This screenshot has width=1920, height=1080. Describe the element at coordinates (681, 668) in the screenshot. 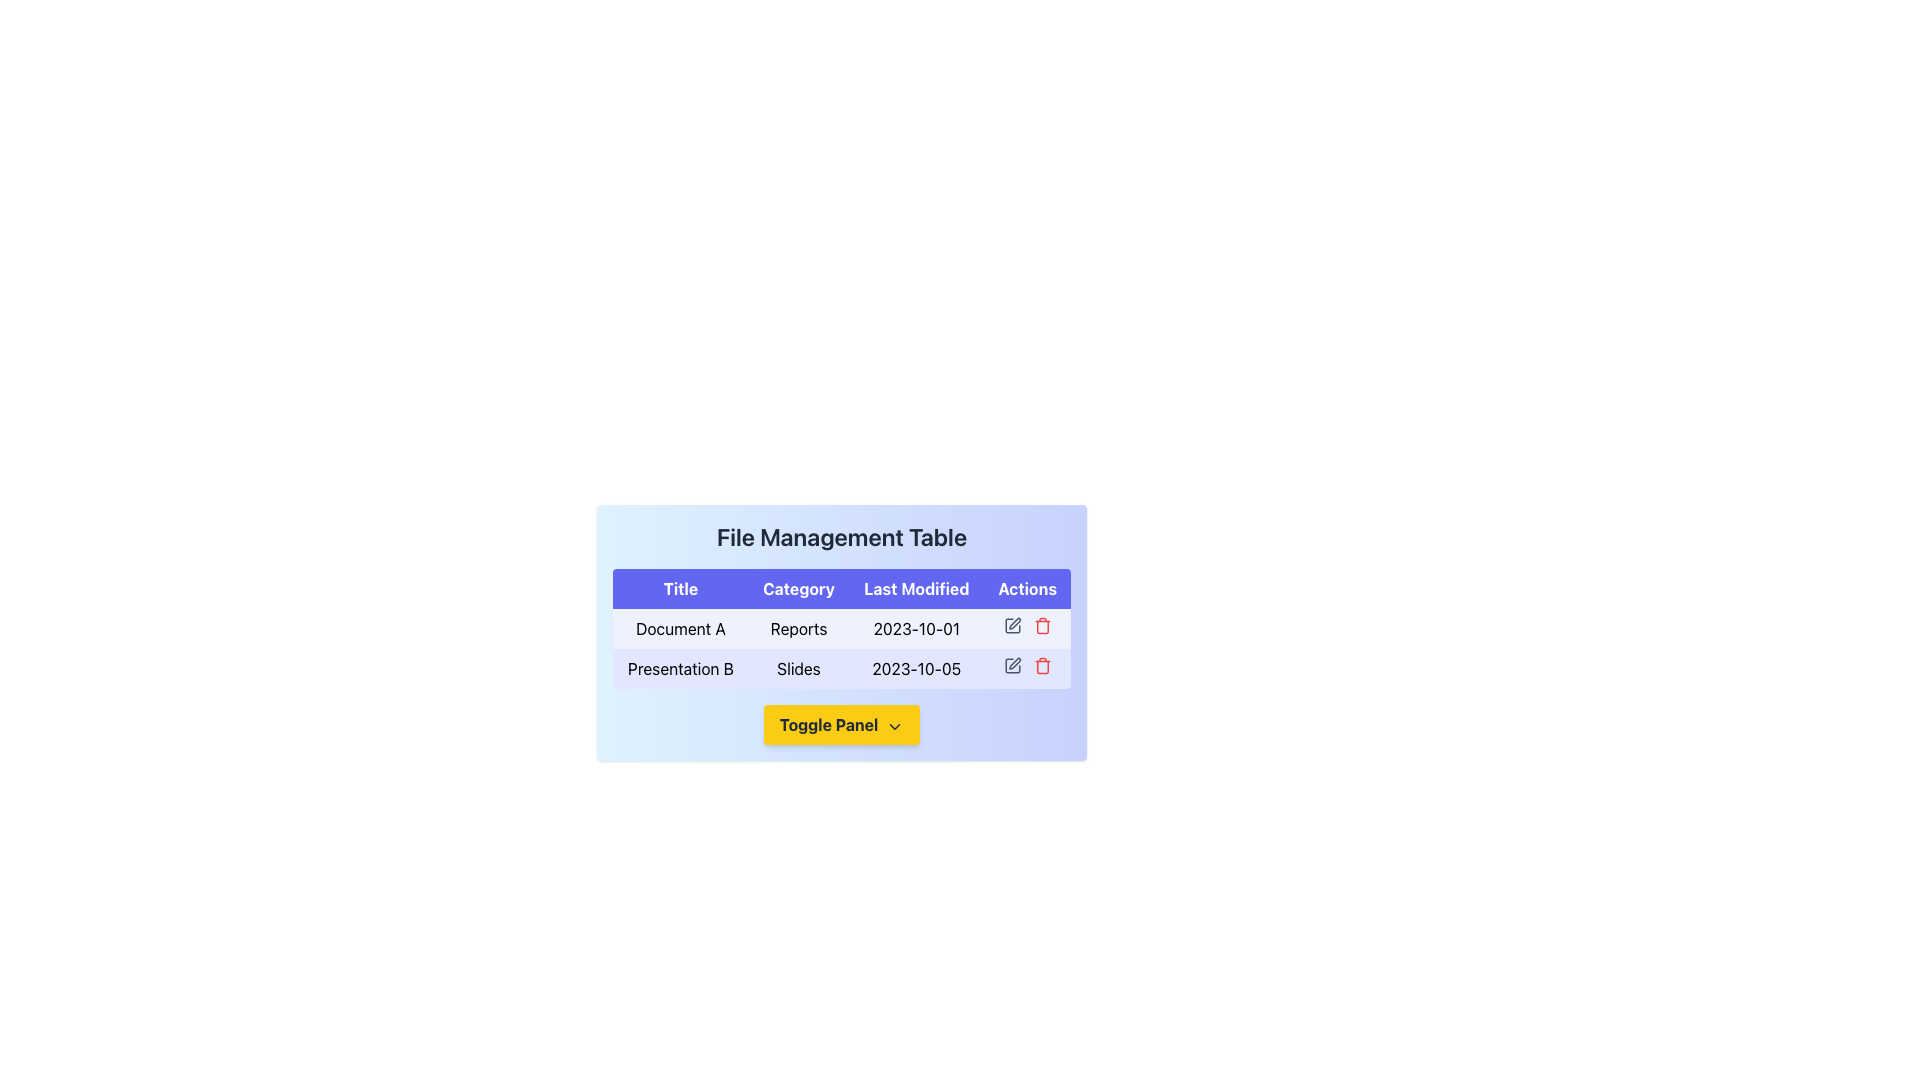

I see `the Text label in the second row of the table under the 'Title' column, which is positioned to the left of the text 'Slides' and above the date '2023-10-05'` at that location.